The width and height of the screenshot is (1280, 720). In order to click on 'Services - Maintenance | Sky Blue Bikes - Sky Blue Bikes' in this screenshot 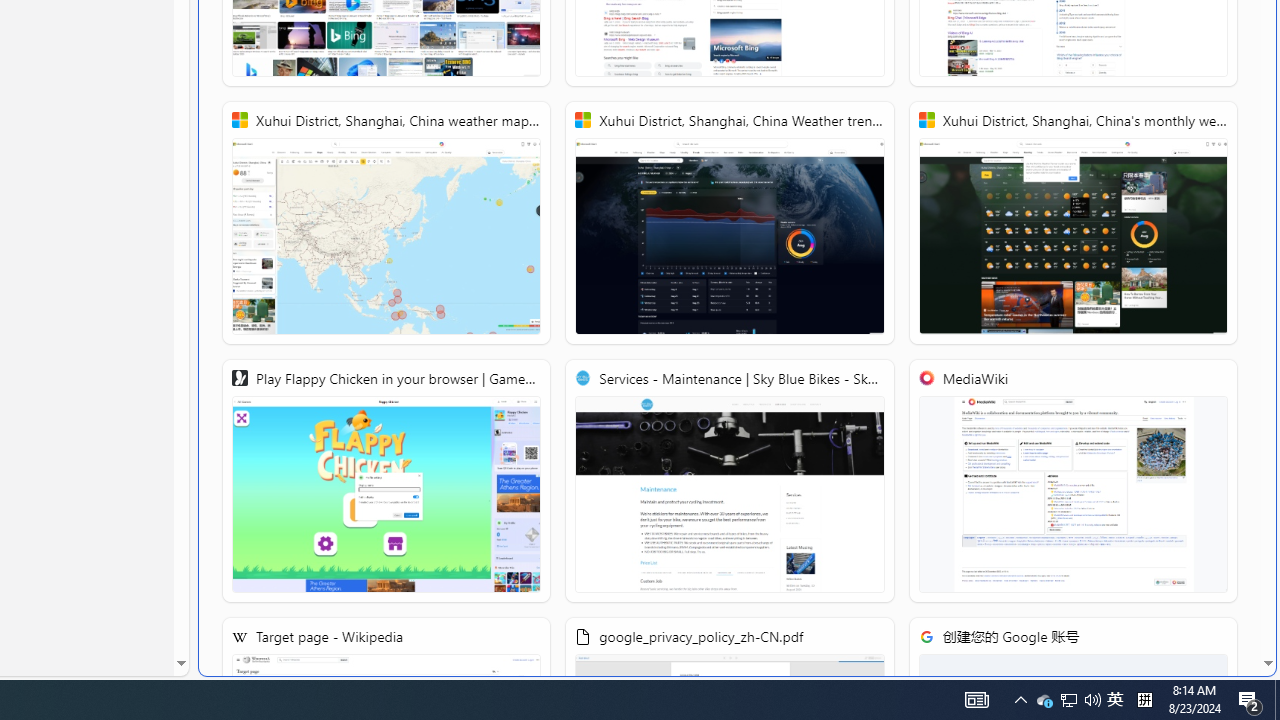, I will do `click(728, 481)`.